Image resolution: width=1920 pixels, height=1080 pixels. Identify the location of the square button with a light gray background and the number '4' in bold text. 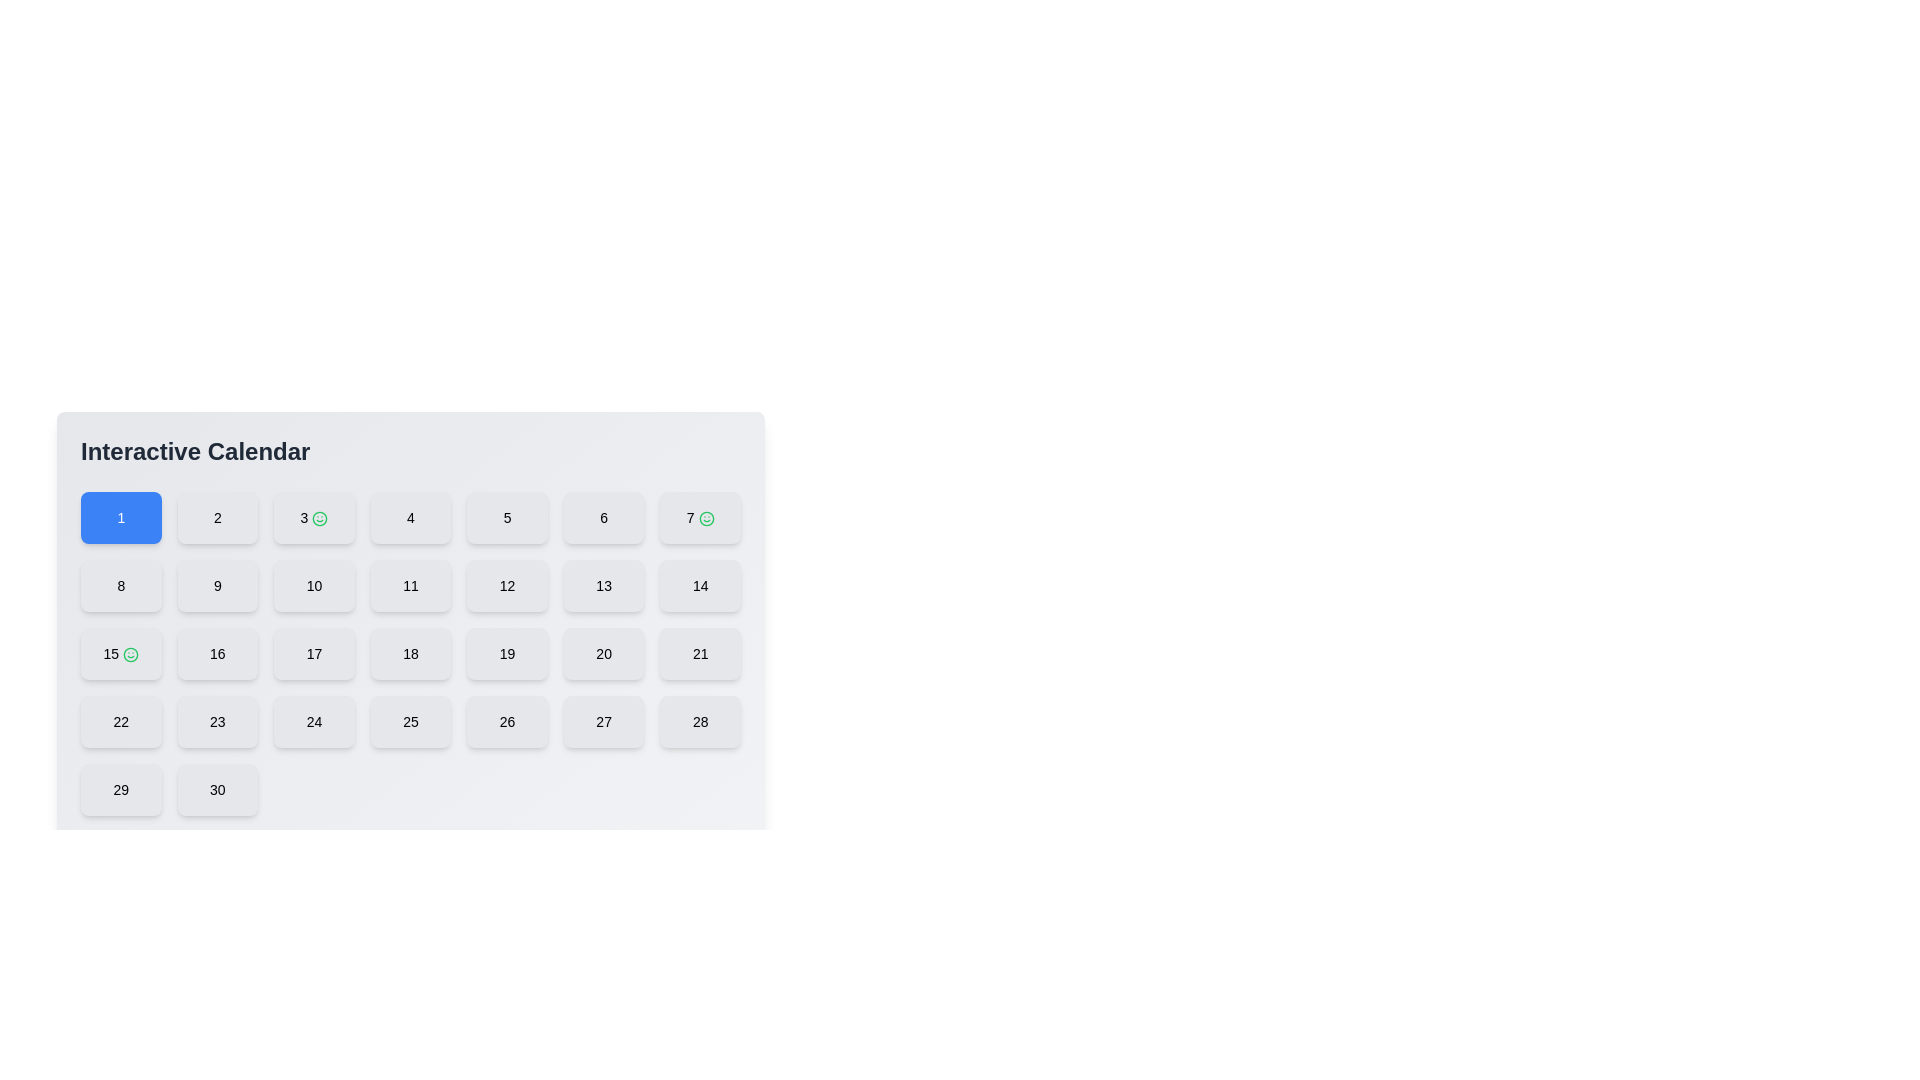
(410, 516).